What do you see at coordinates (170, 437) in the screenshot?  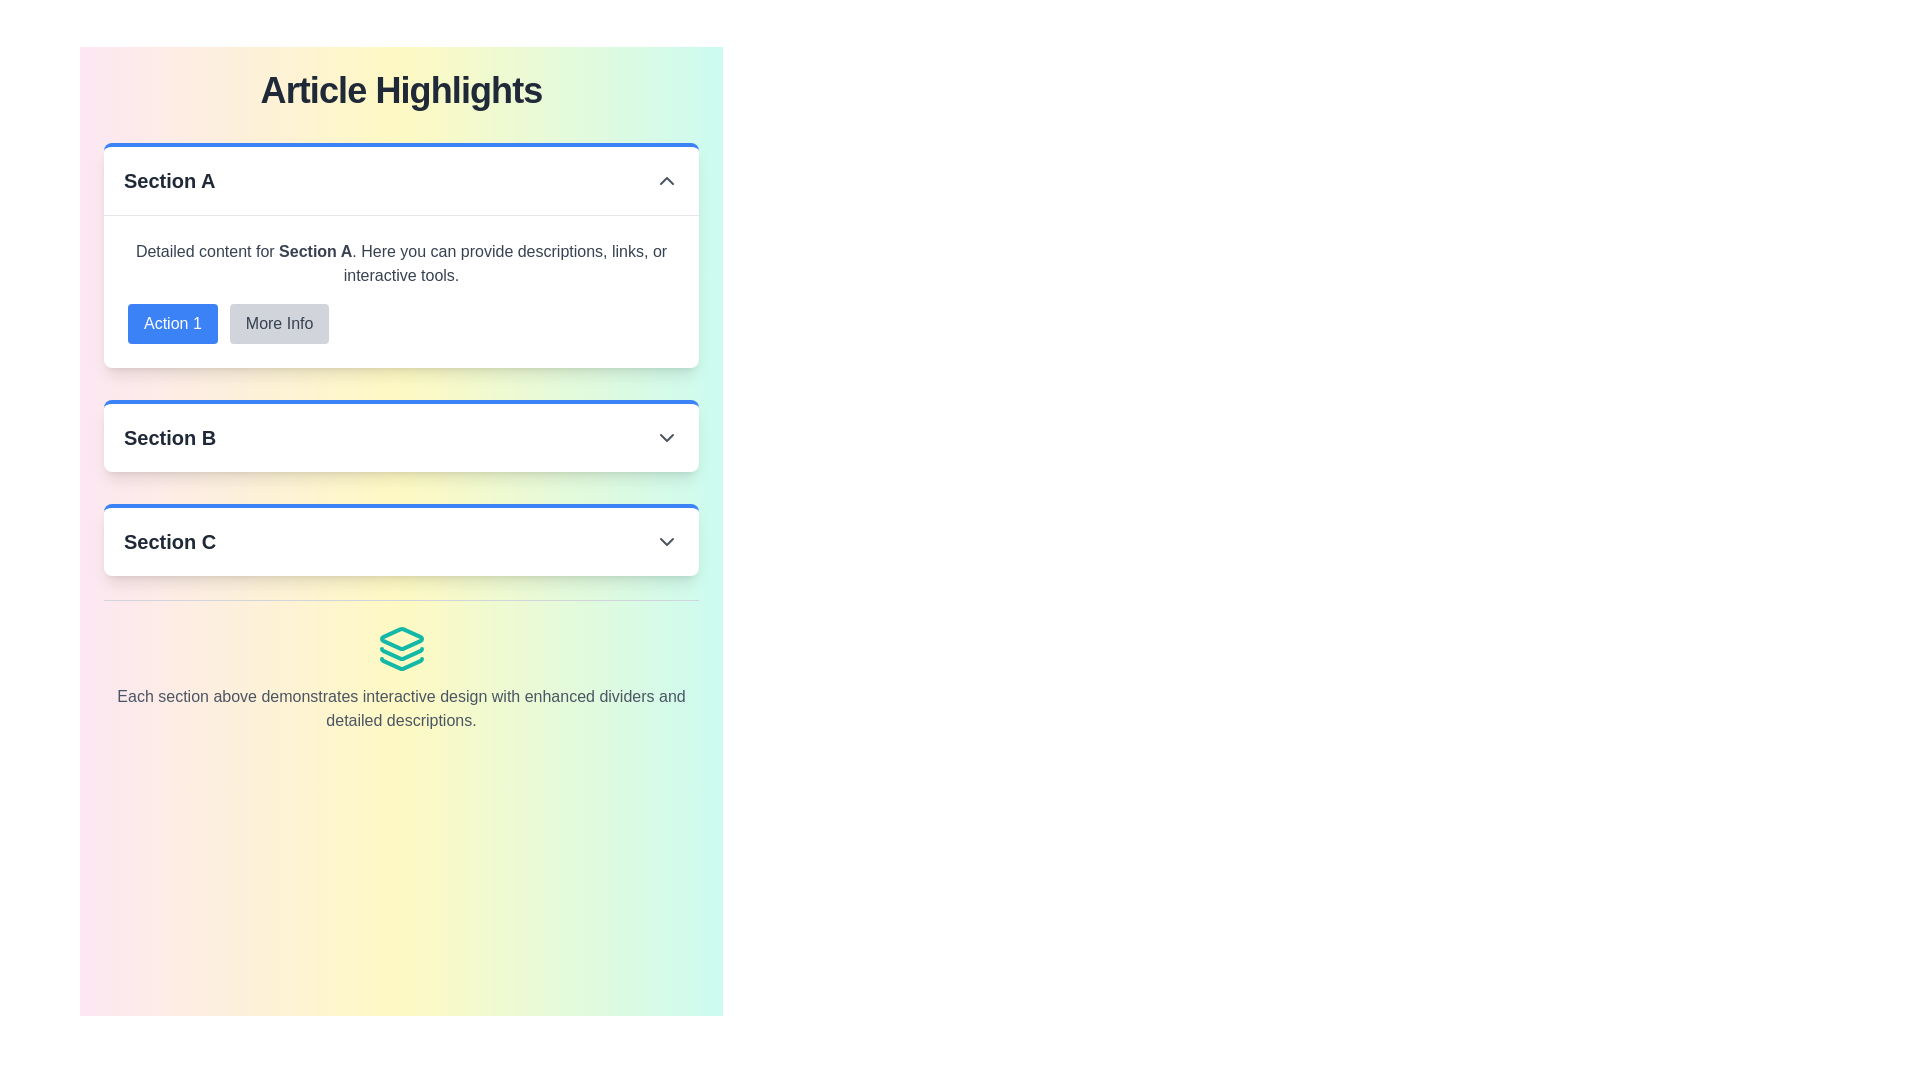 I see `text label displaying 'Section B', which is bold and slightly larger, aligned to the left and visually separates different sections of the interface` at bounding box center [170, 437].